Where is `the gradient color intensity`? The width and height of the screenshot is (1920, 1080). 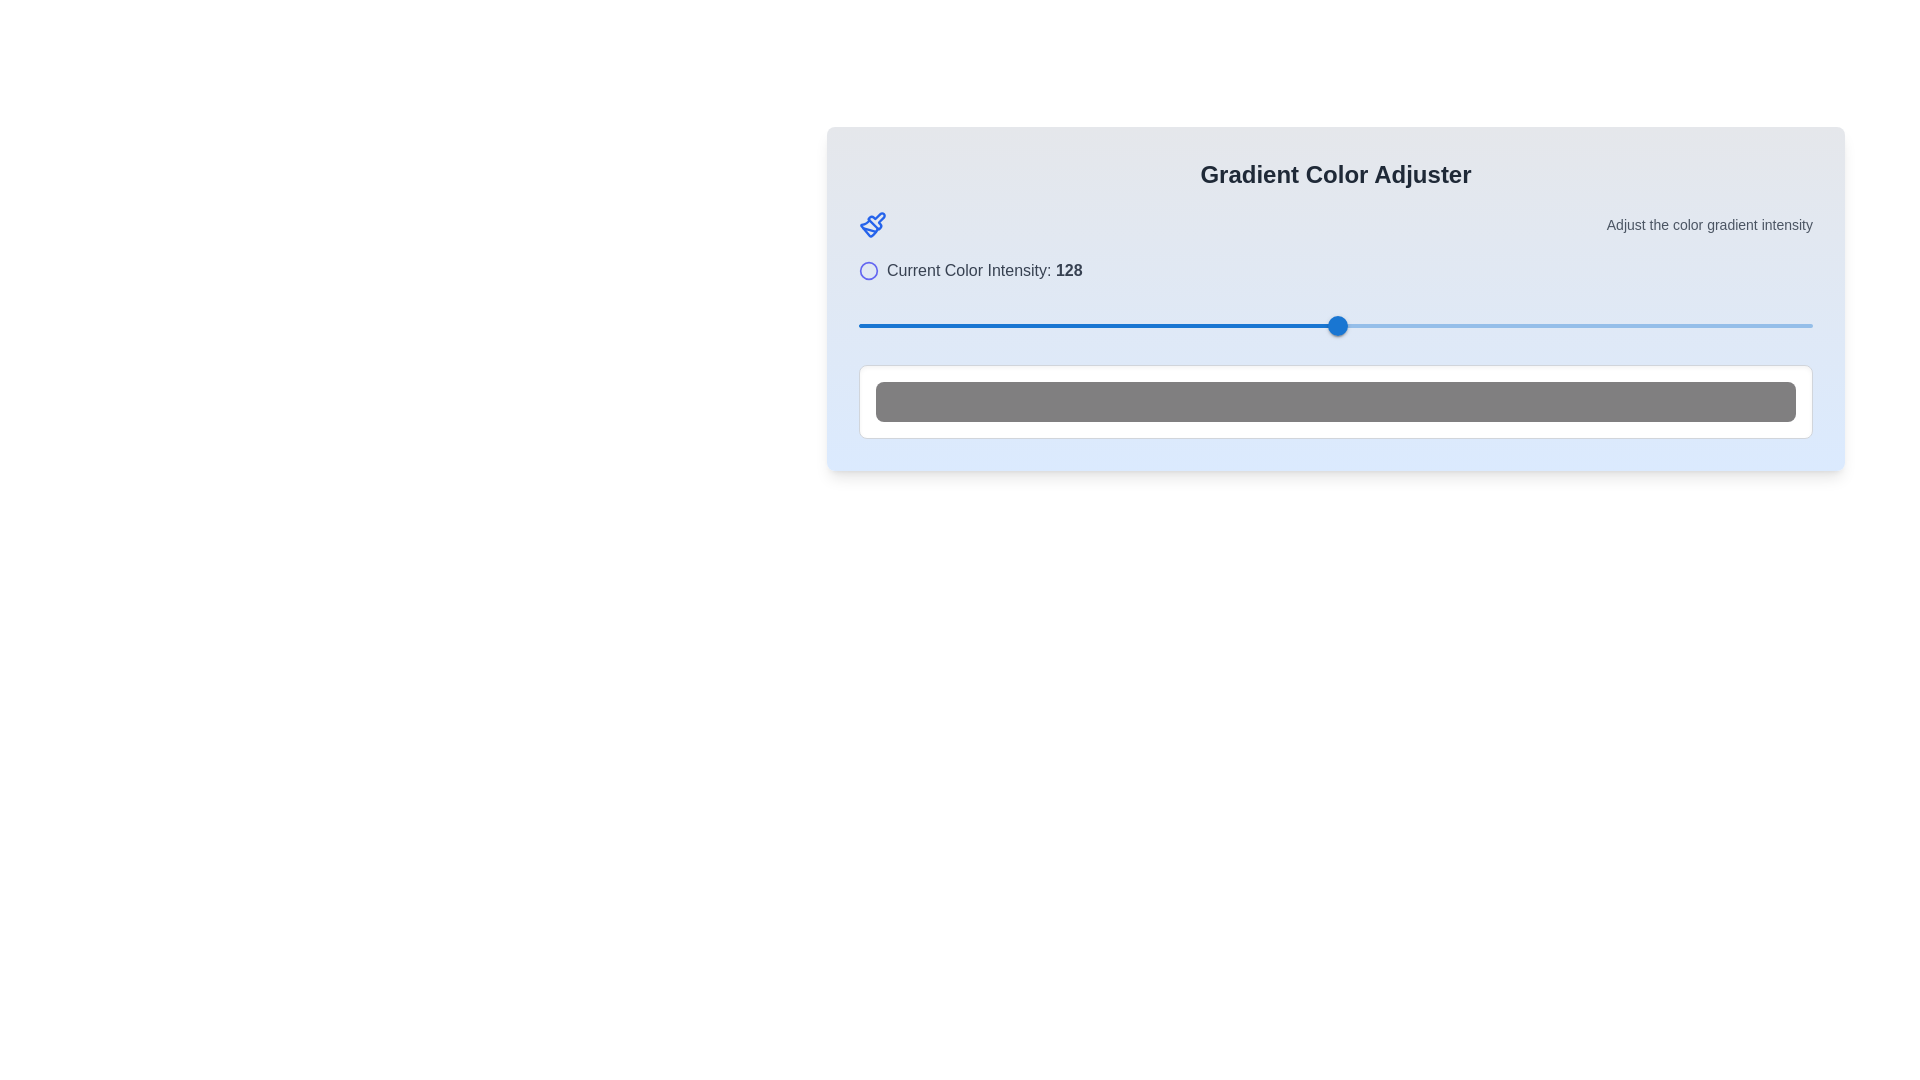 the gradient color intensity is located at coordinates (1576, 325).